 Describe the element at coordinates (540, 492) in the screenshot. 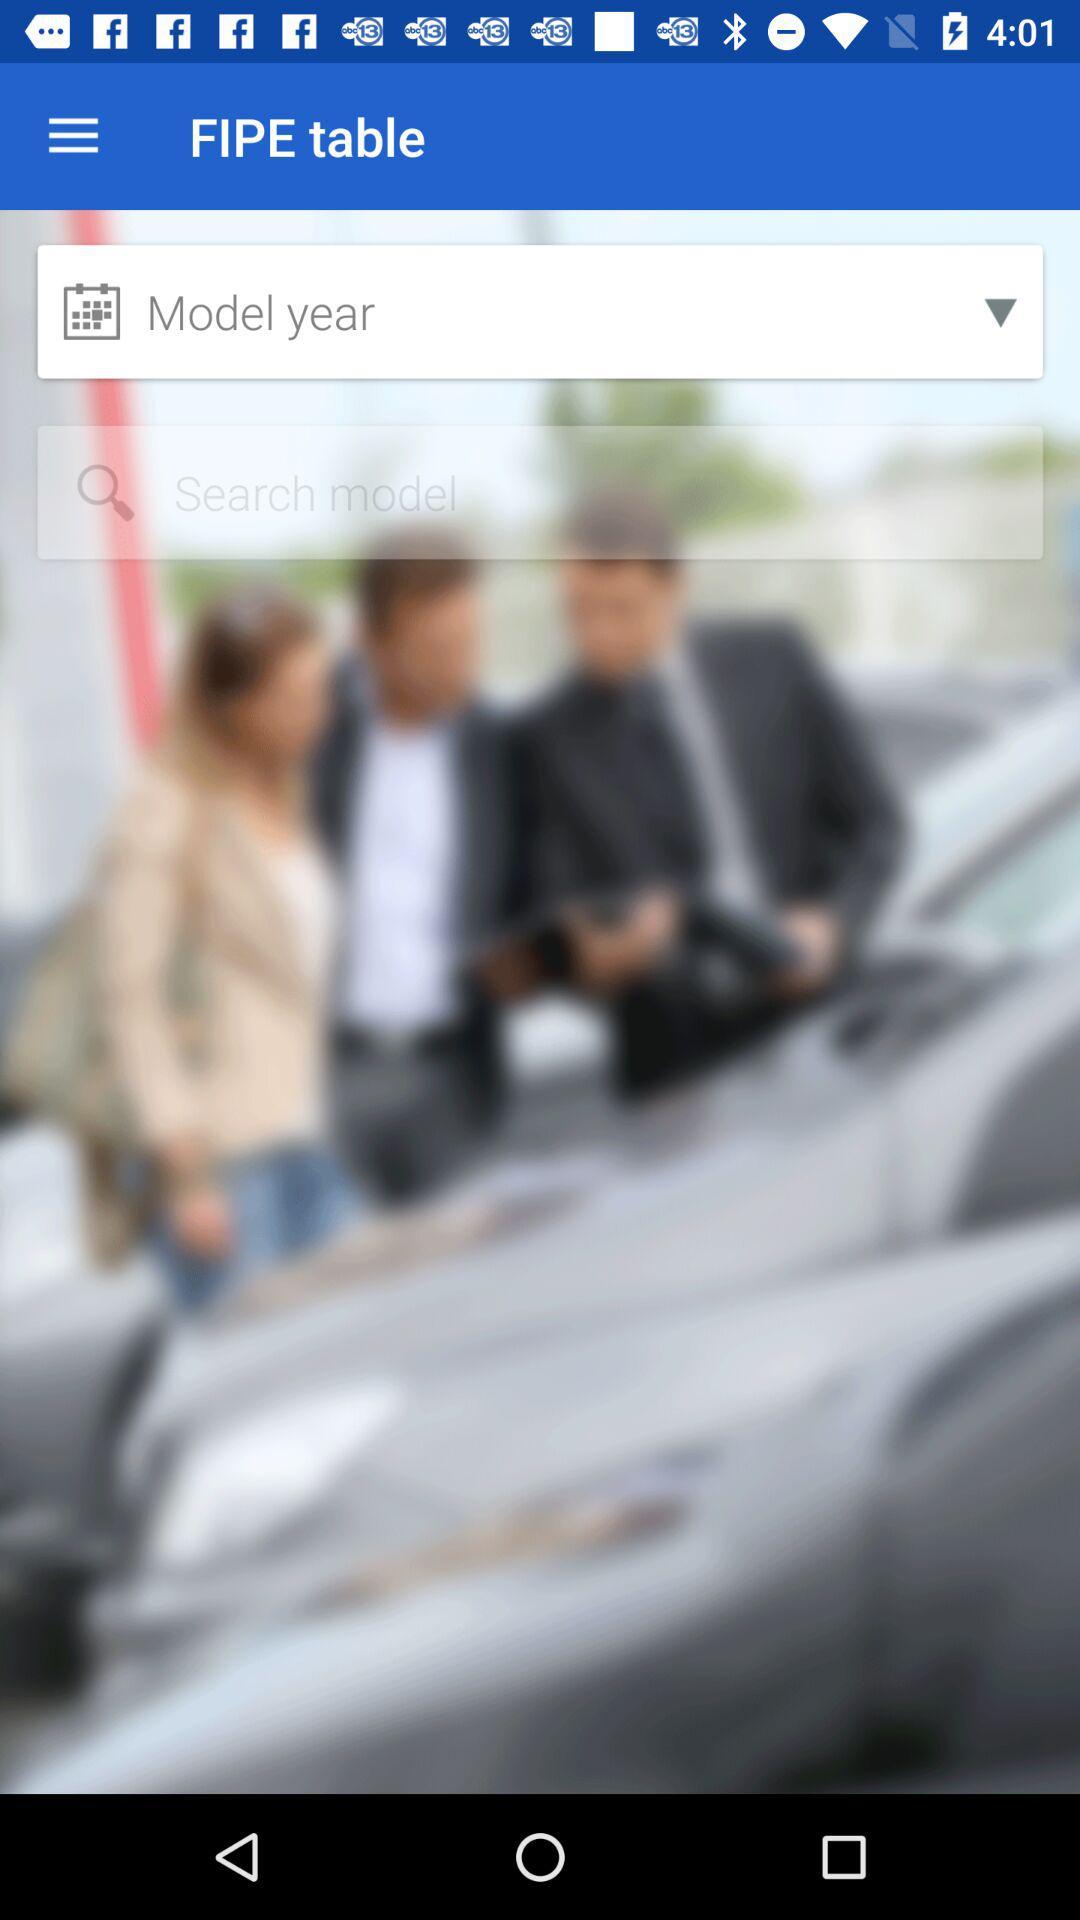

I see `search model` at that location.